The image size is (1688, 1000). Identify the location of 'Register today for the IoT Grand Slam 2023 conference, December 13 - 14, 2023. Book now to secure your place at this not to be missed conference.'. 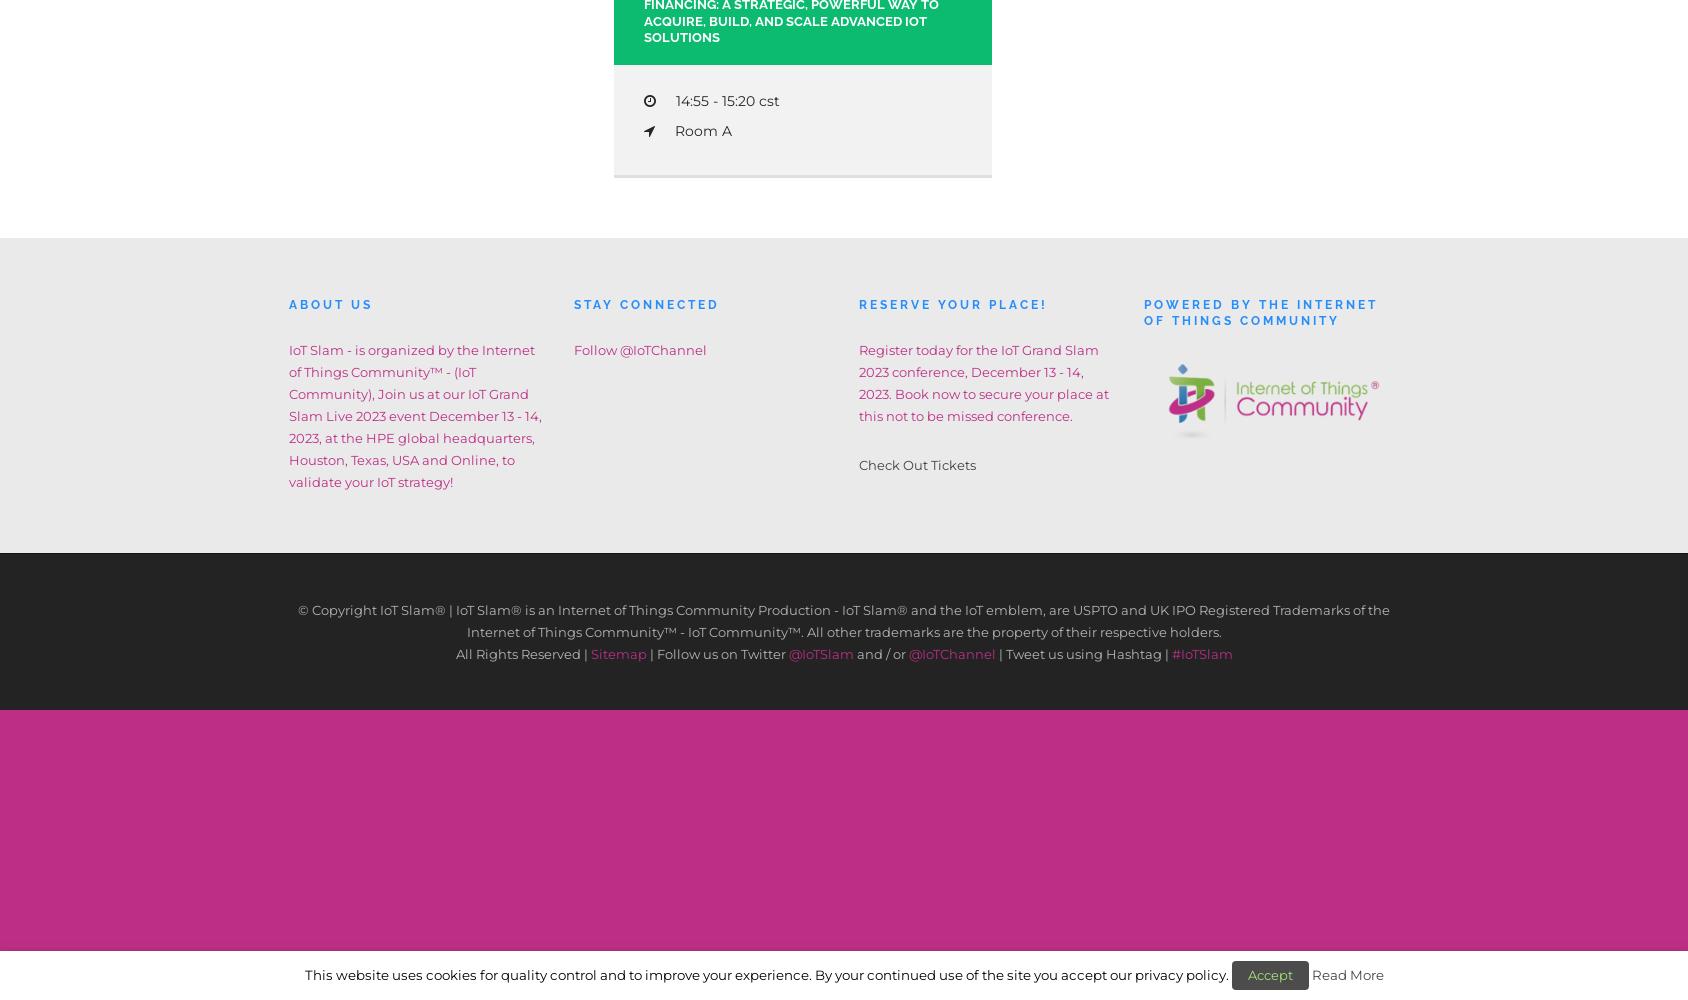
(983, 382).